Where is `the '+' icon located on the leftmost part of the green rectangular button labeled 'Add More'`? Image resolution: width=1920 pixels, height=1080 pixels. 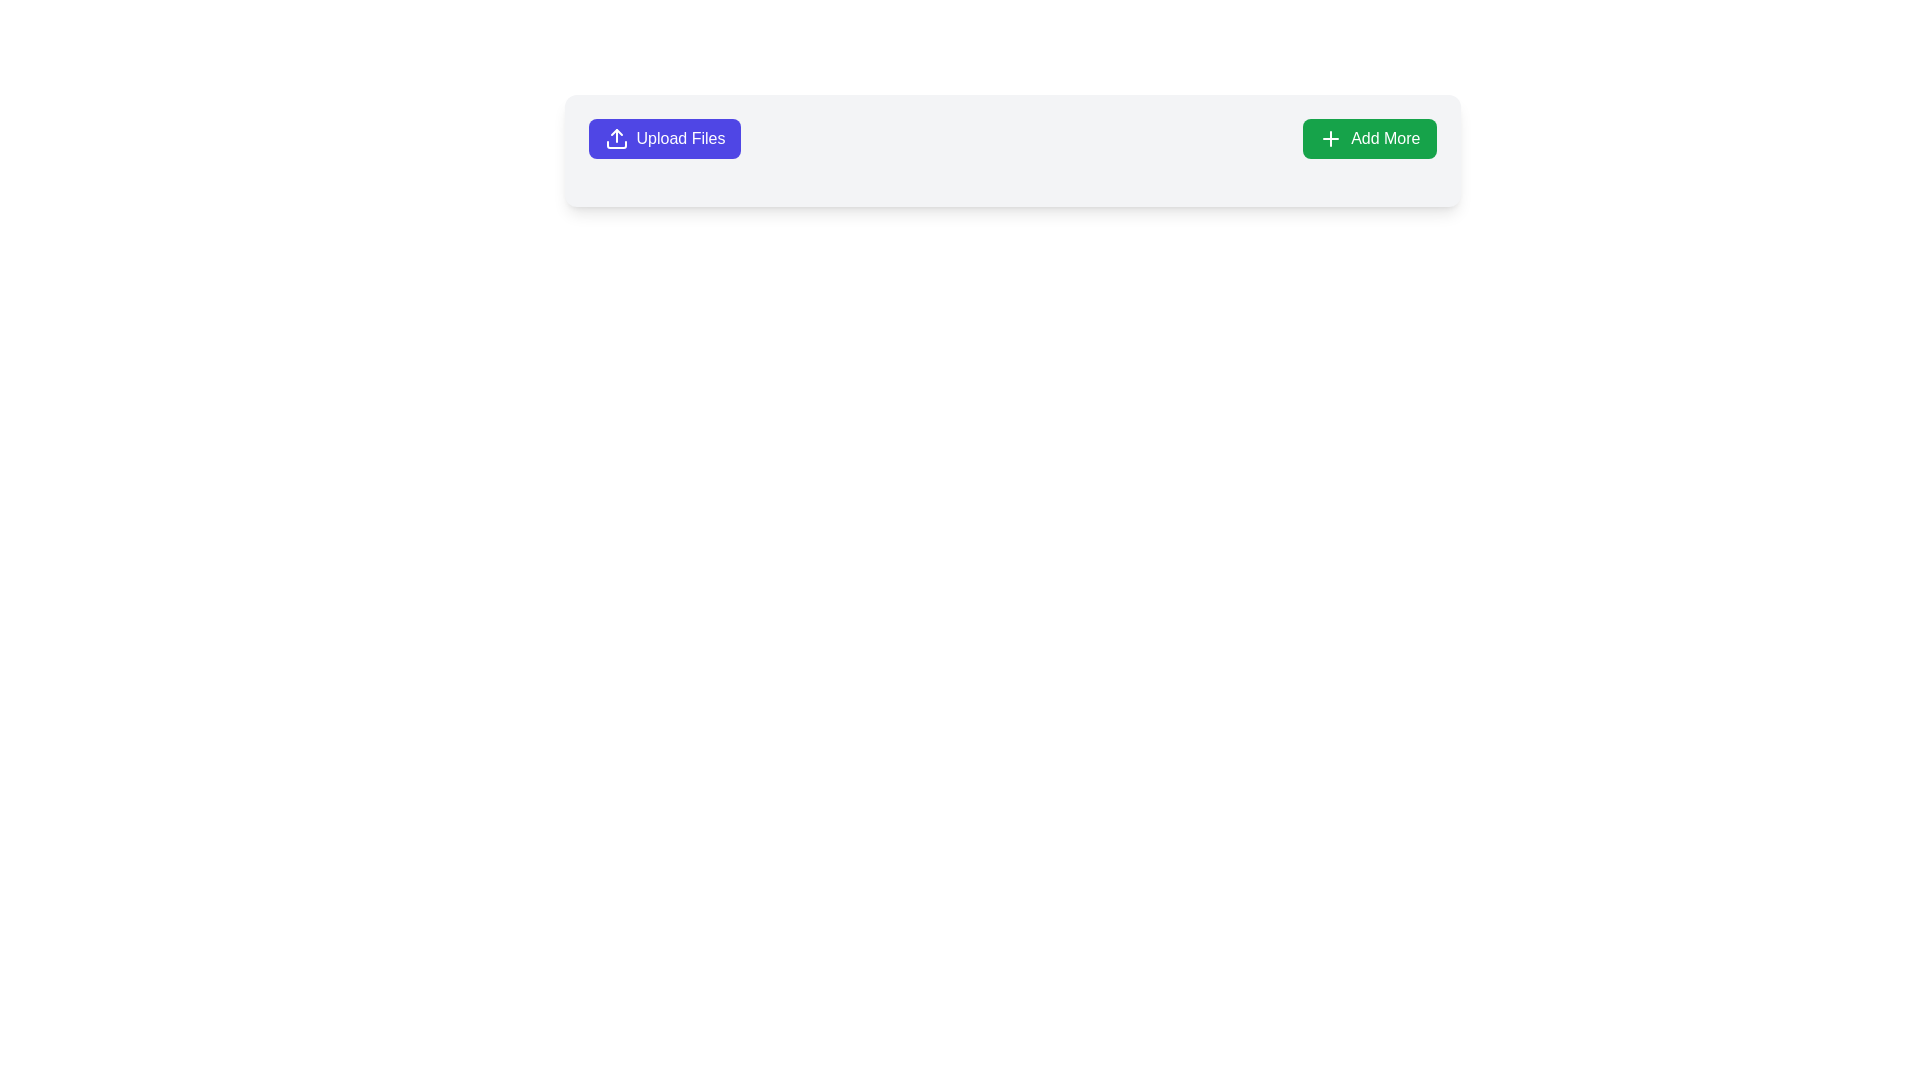 the '+' icon located on the leftmost part of the green rectangular button labeled 'Add More' is located at coordinates (1331, 137).